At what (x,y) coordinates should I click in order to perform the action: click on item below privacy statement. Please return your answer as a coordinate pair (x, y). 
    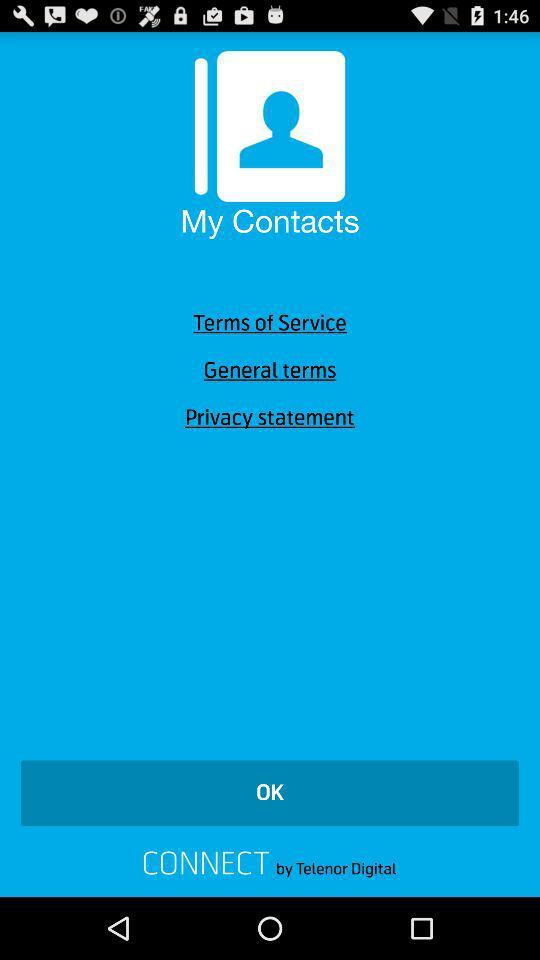
    Looking at the image, I should click on (270, 793).